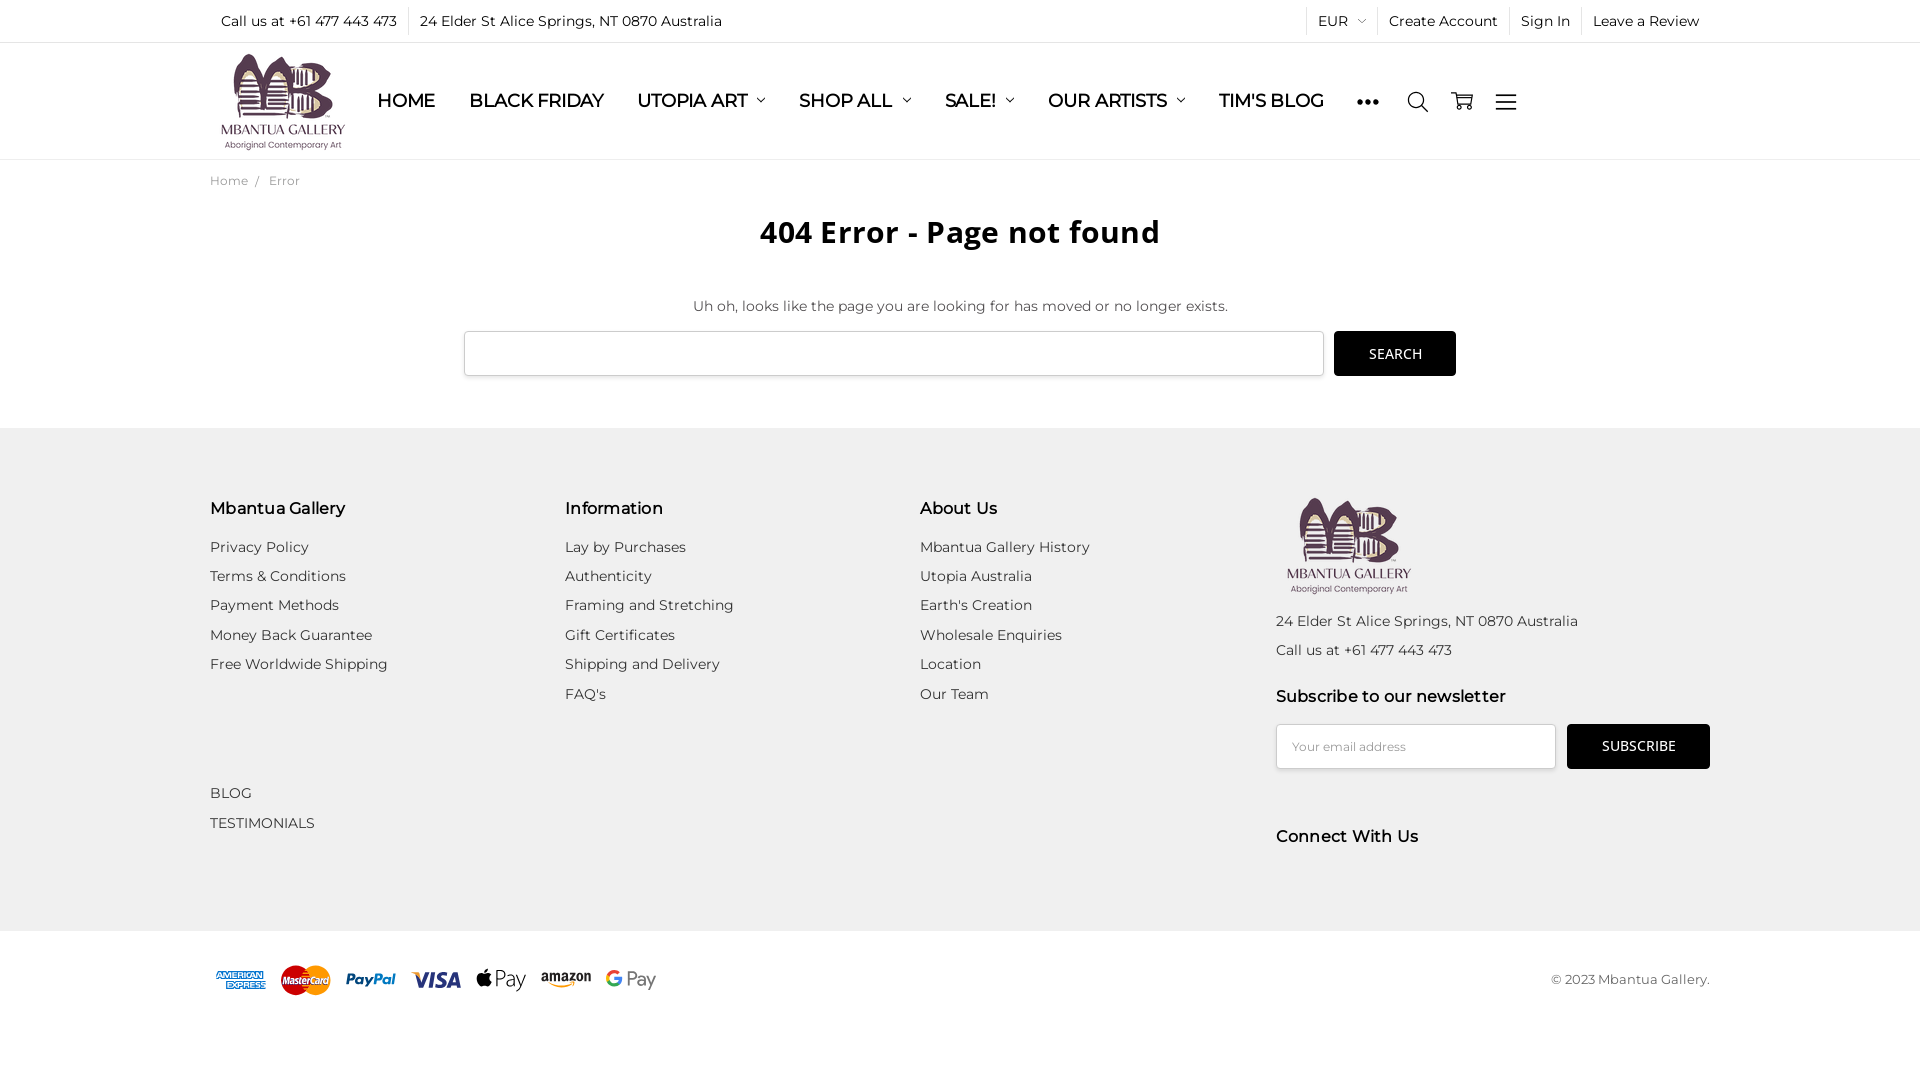  Describe the element at coordinates (584, 693) in the screenshot. I see `'FAQ's'` at that location.